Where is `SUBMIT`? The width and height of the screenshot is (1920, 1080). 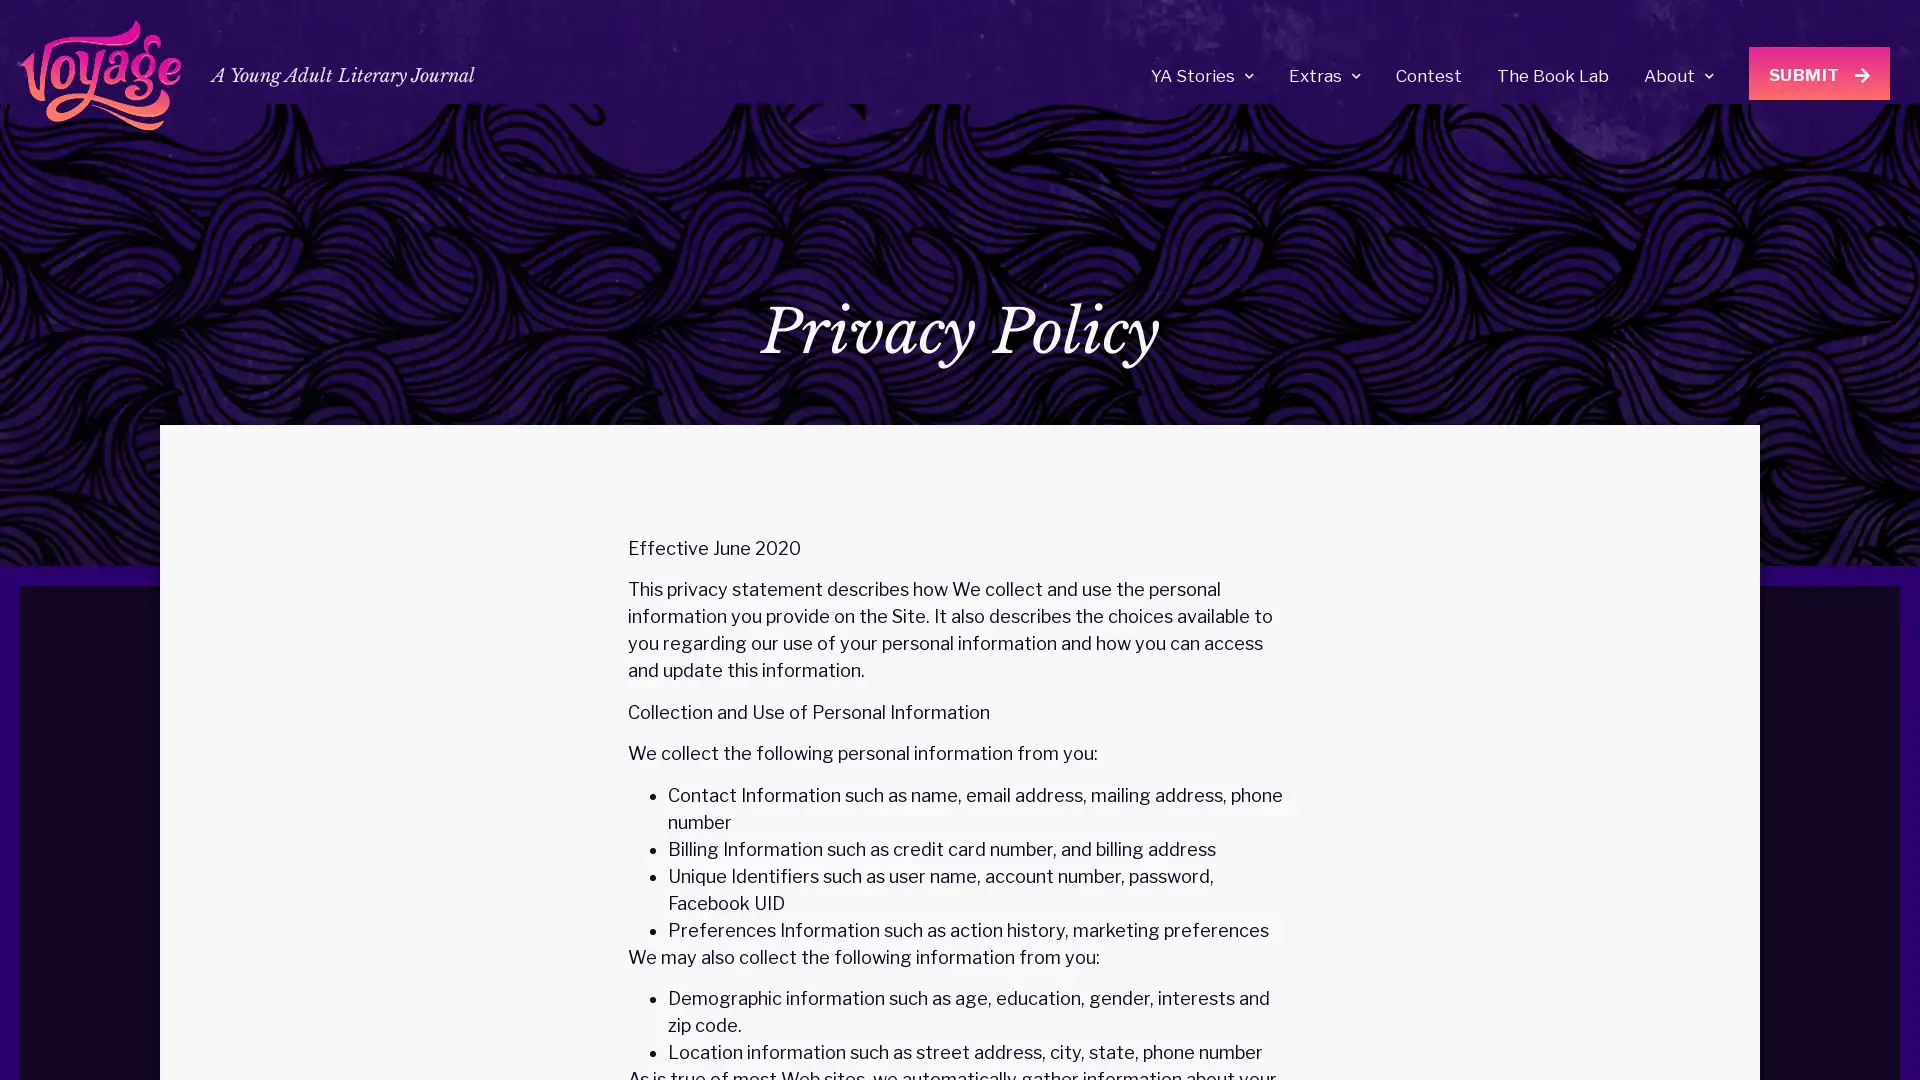 SUBMIT is located at coordinates (1819, 72).